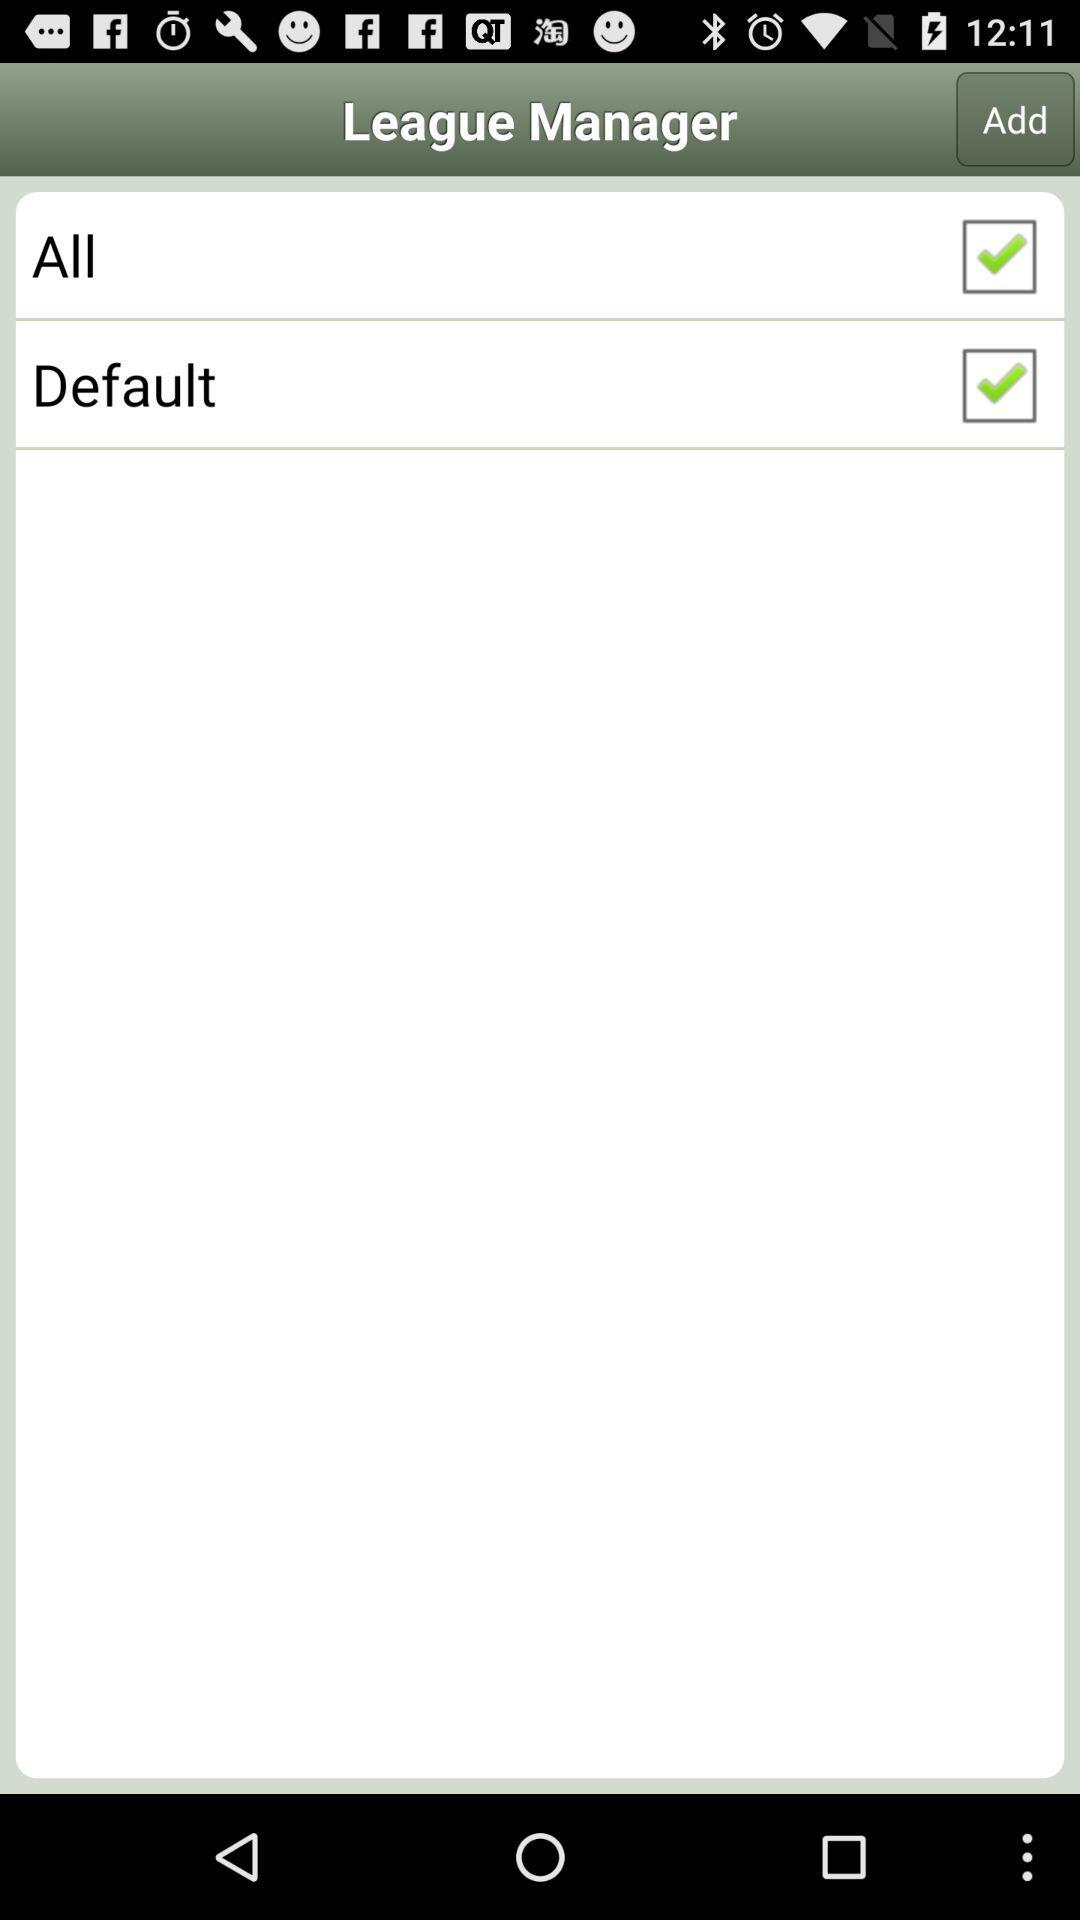 This screenshot has height=1920, width=1080. What do you see at coordinates (1015, 118) in the screenshot?
I see `item to the right of the league manager icon` at bounding box center [1015, 118].